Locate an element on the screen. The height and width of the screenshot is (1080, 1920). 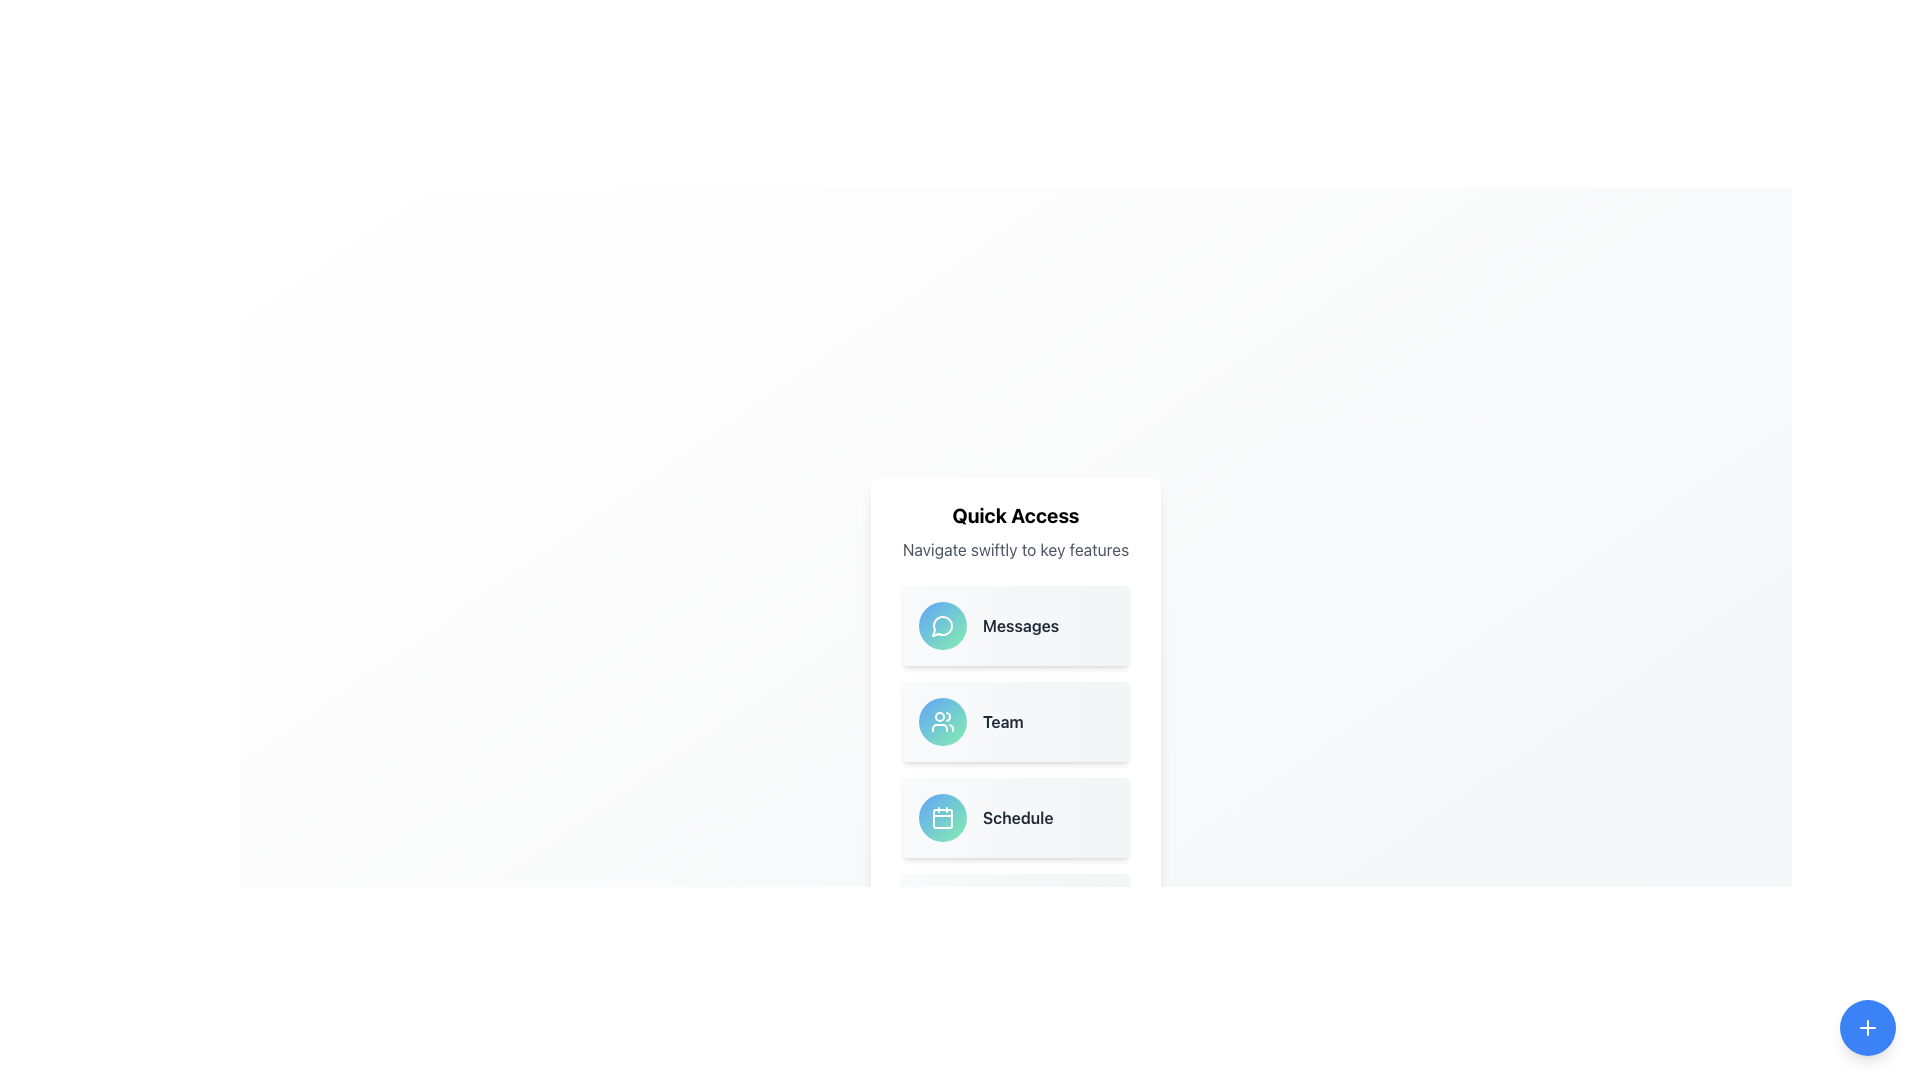
the 'Quick Access' text-based informational display which includes a bold heading and a subtitle, positioned at the top of a card layout is located at coordinates (1016, 531).